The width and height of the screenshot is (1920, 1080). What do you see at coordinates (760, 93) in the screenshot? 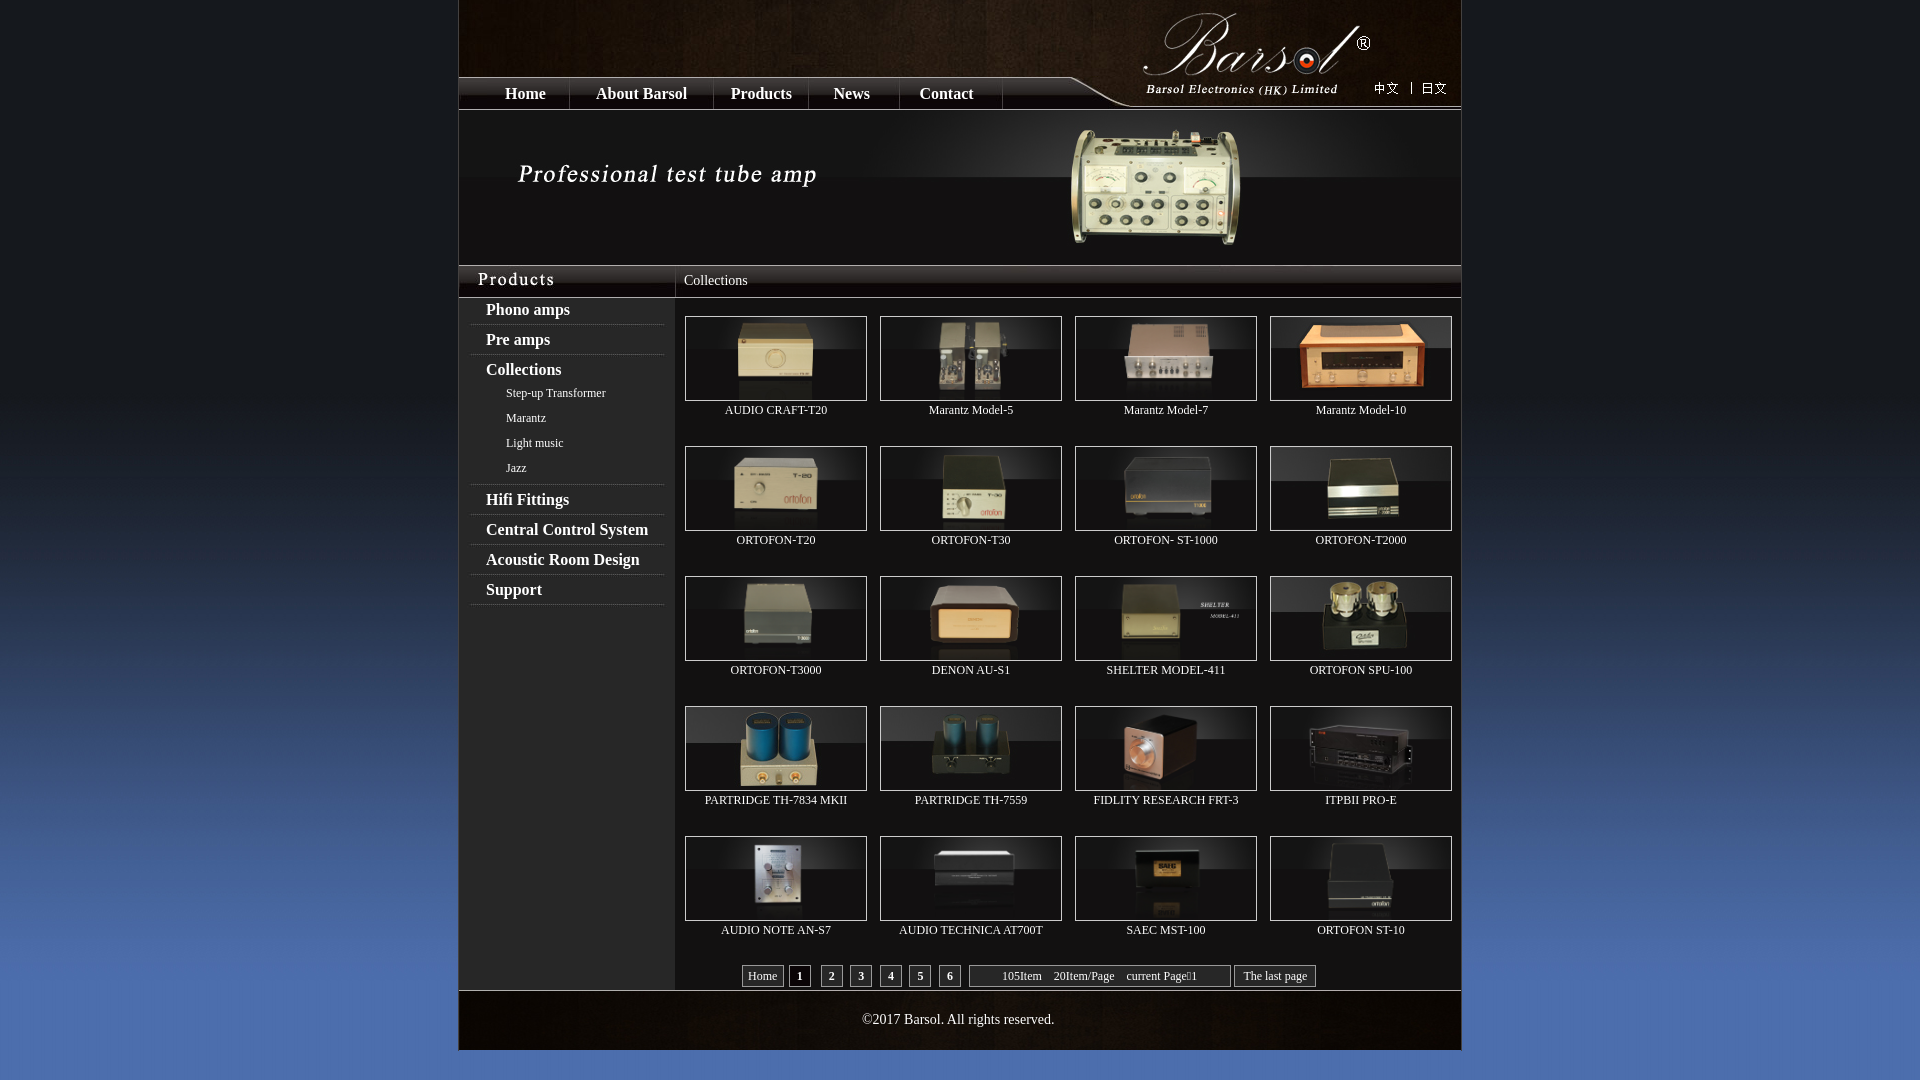
I see `'Products'` at bounding box center [760, 93].